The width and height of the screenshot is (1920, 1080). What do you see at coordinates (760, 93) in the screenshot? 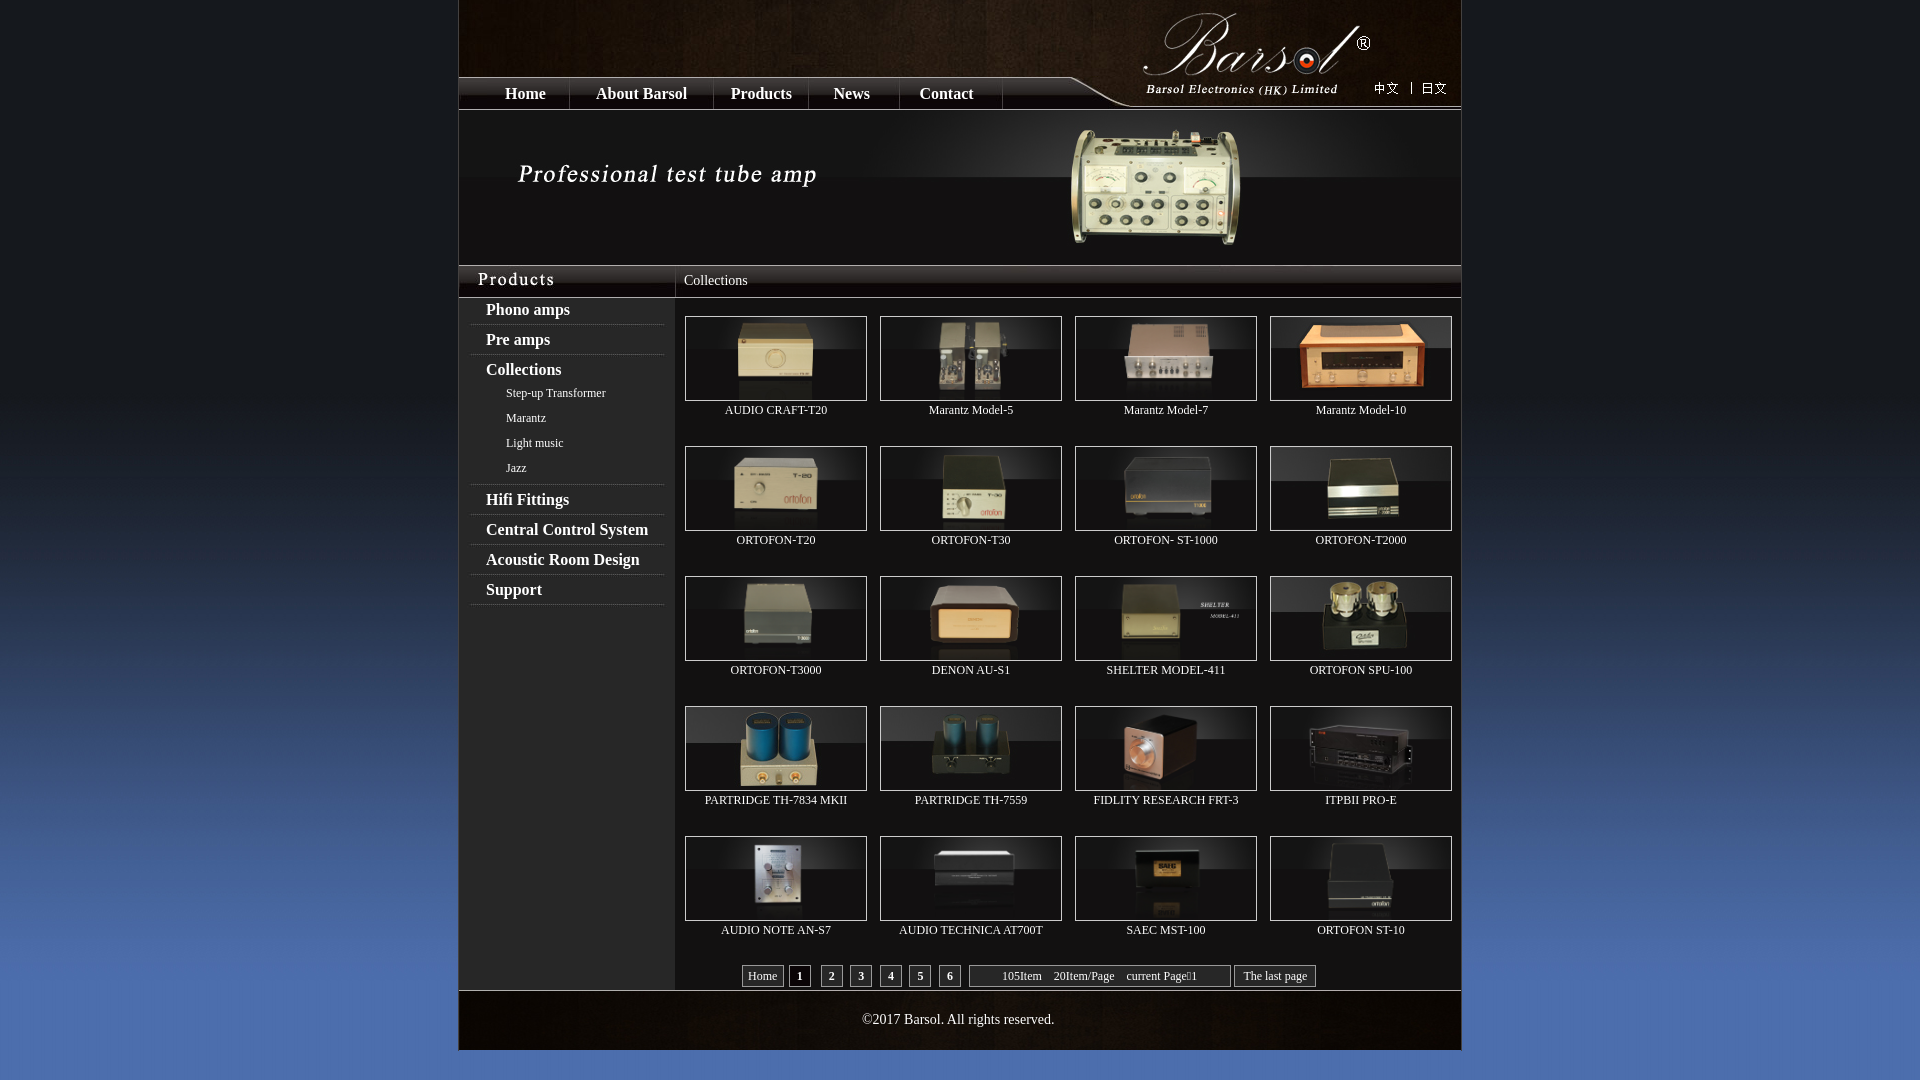
I see `'Products'` at bounding box center [760, 93].